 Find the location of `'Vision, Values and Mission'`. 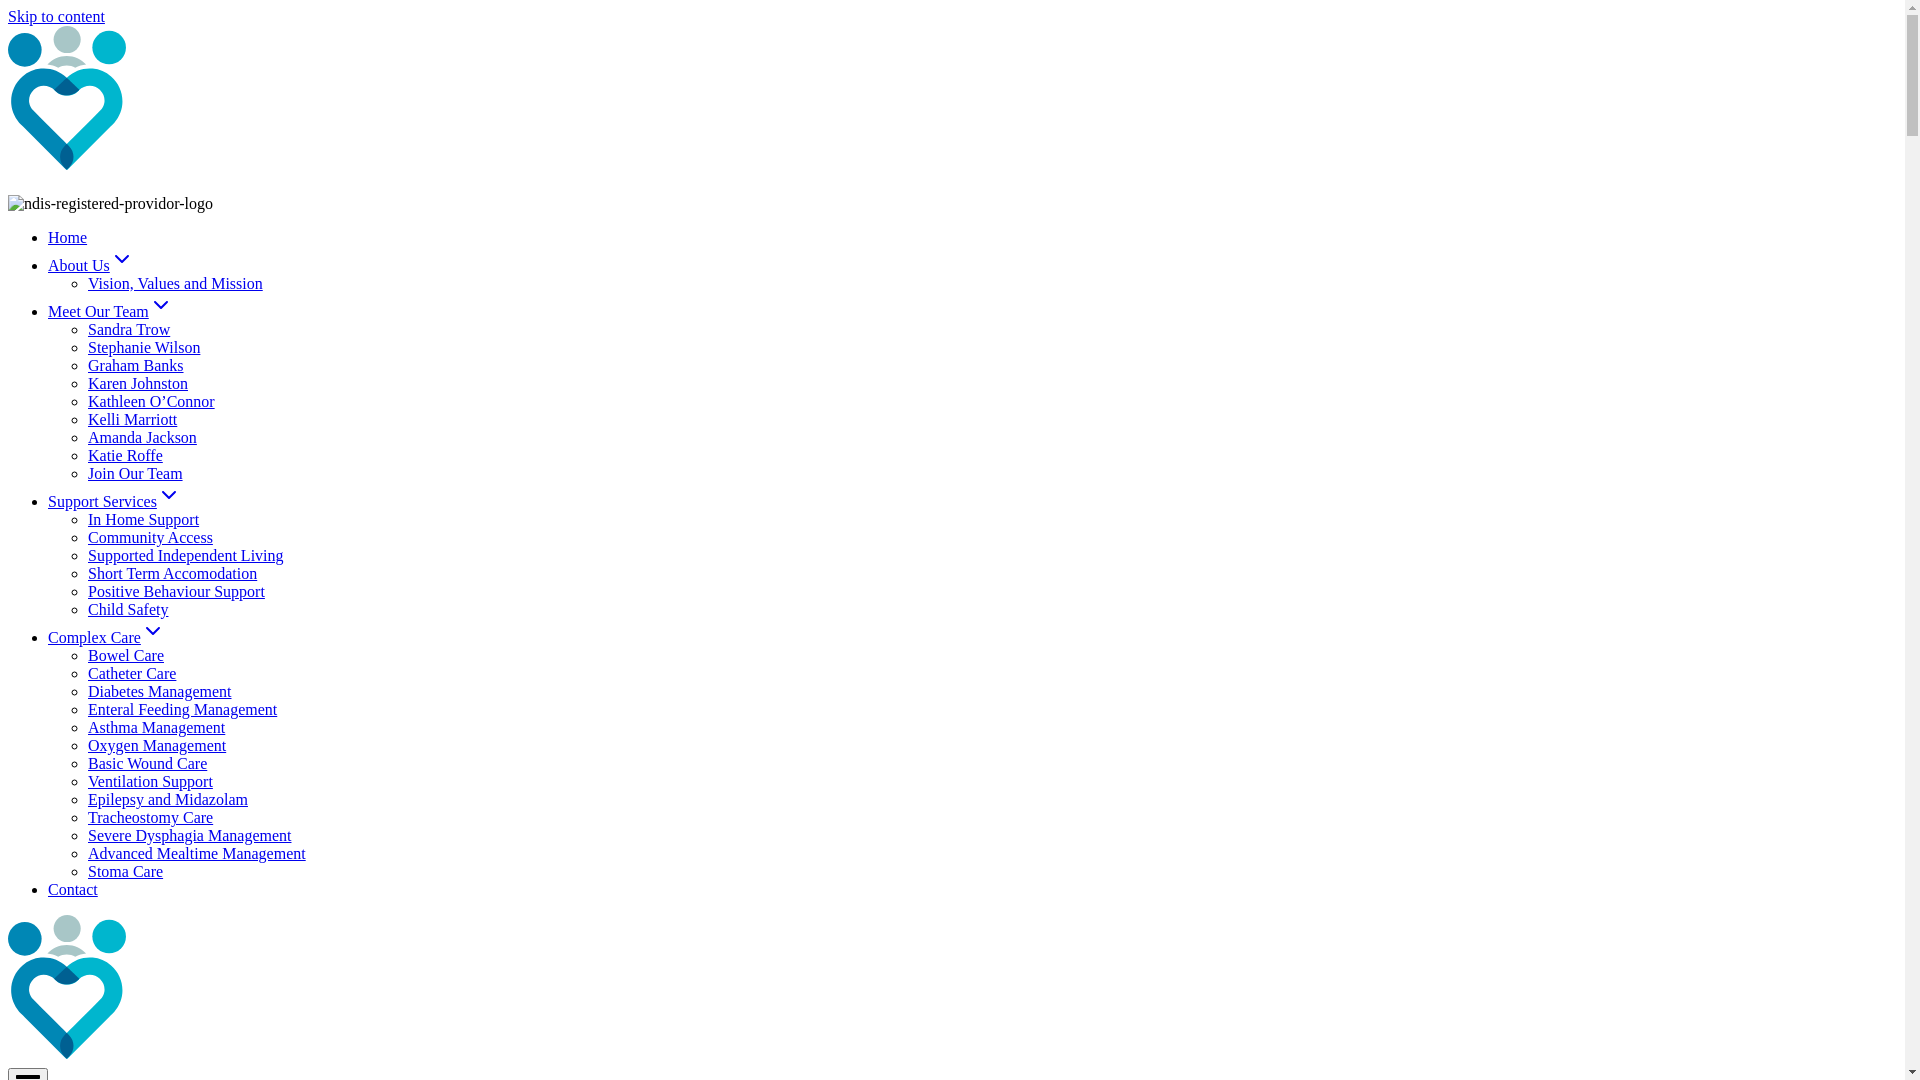

'Vision, Values and Mission' is located at coordinates (175, 283).